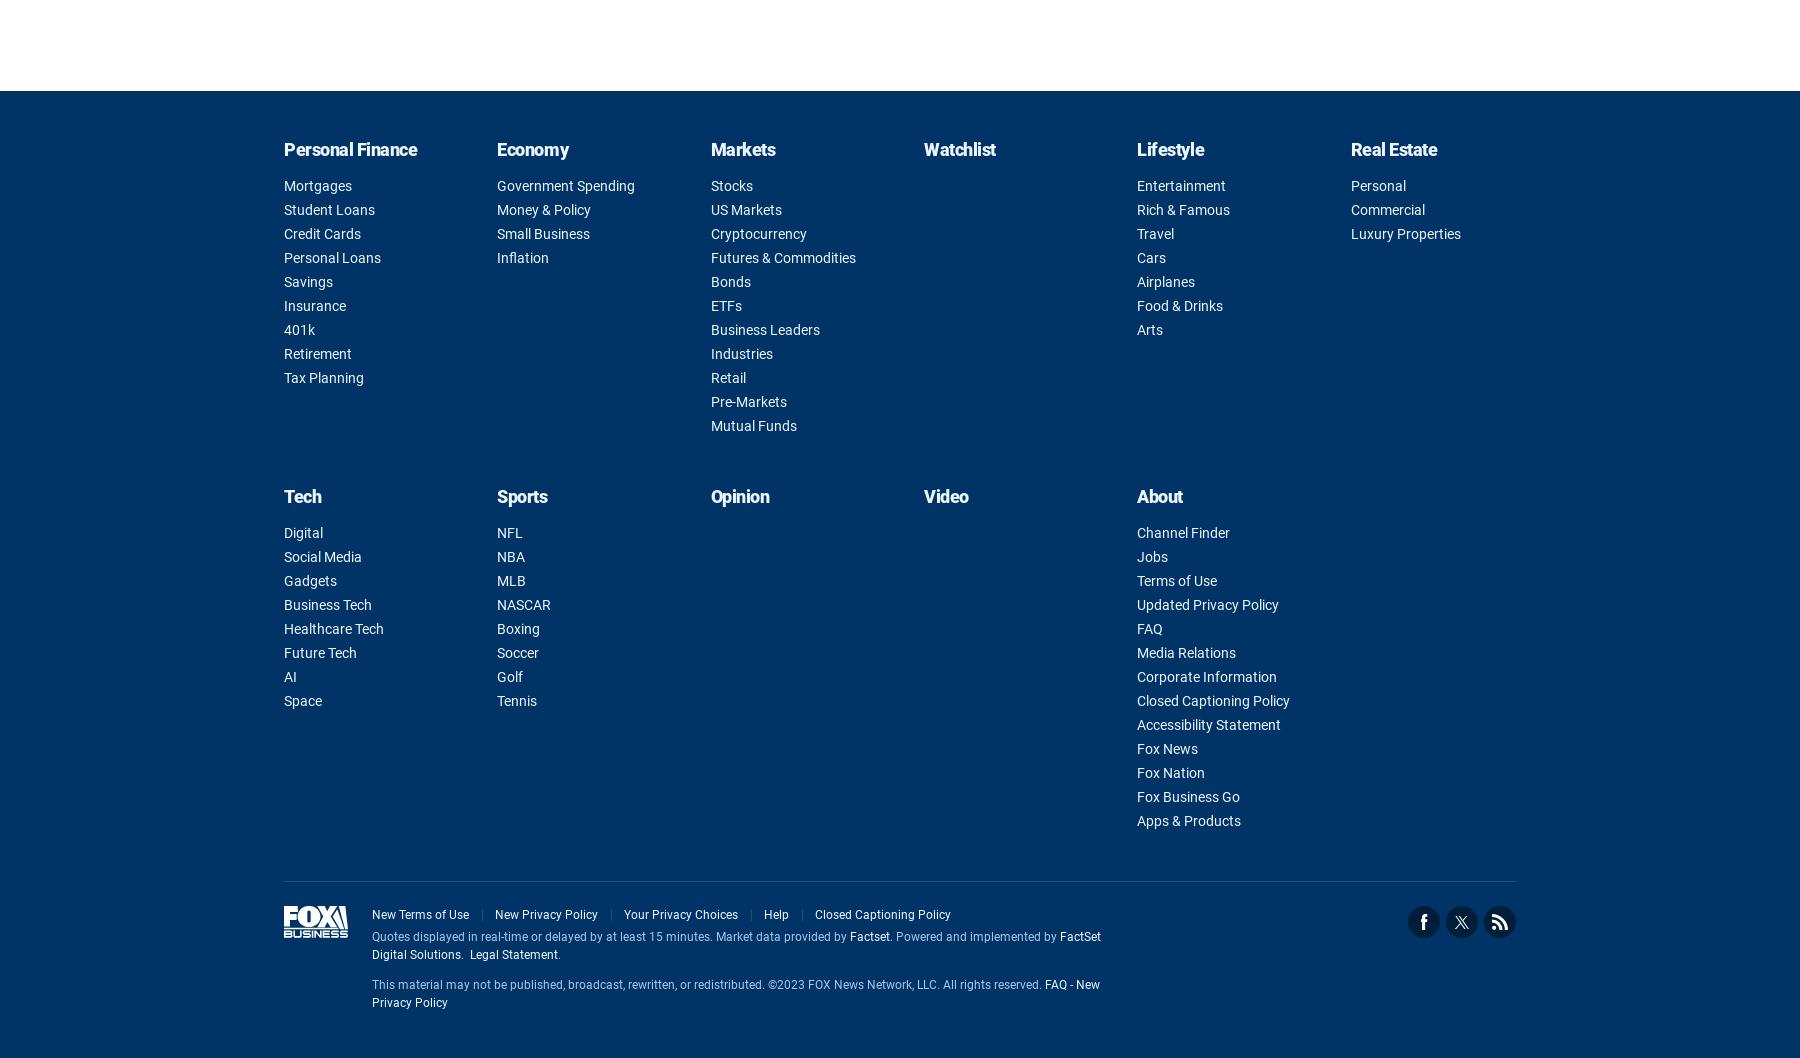  I want to click on 'Retail', so click(708, 378).